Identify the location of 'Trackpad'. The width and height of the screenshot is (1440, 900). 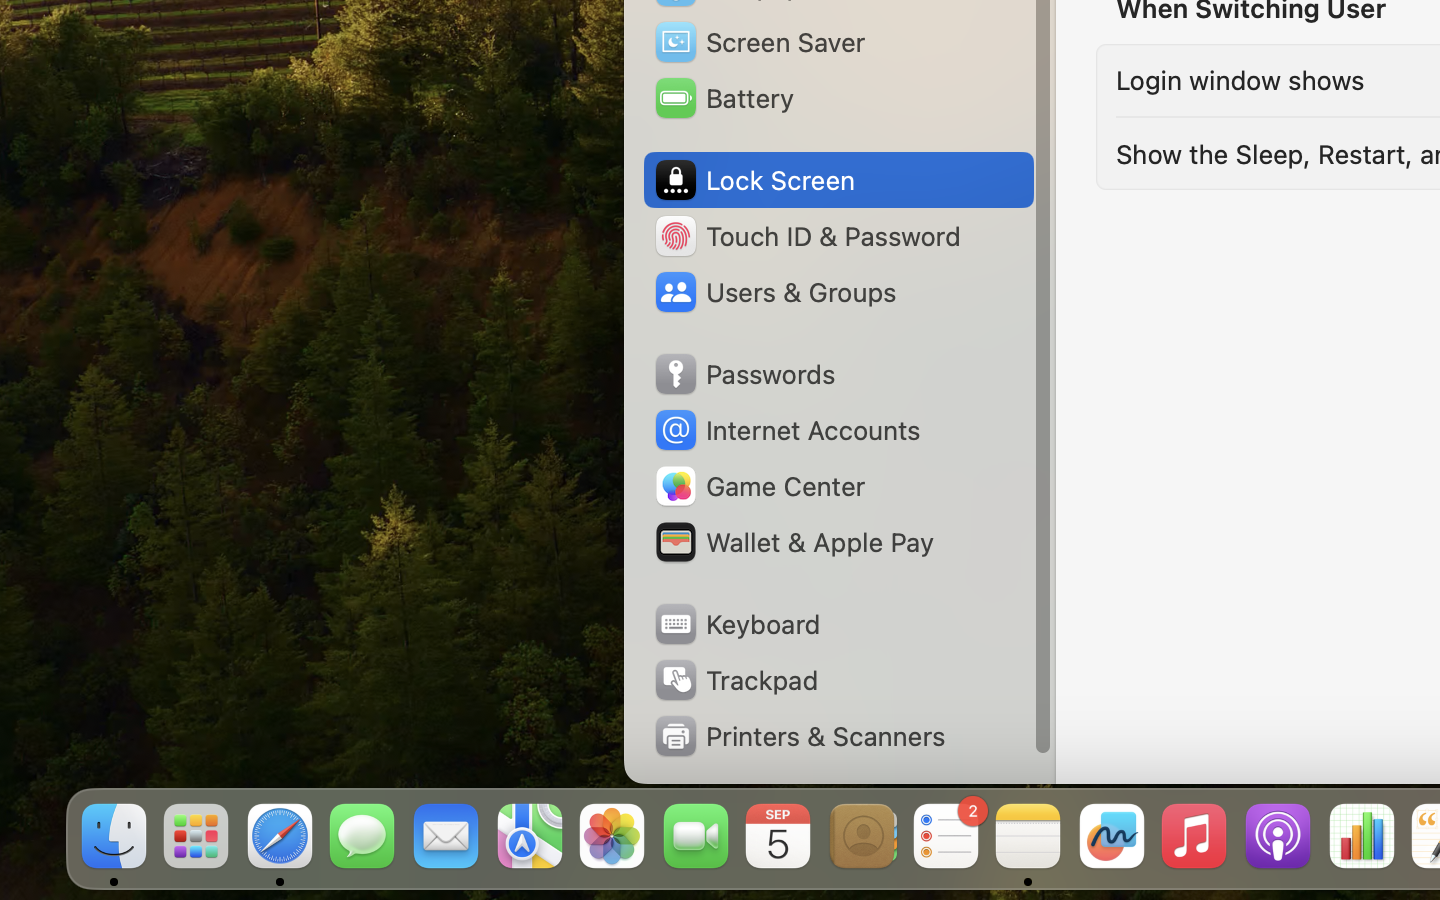
(733, 679).